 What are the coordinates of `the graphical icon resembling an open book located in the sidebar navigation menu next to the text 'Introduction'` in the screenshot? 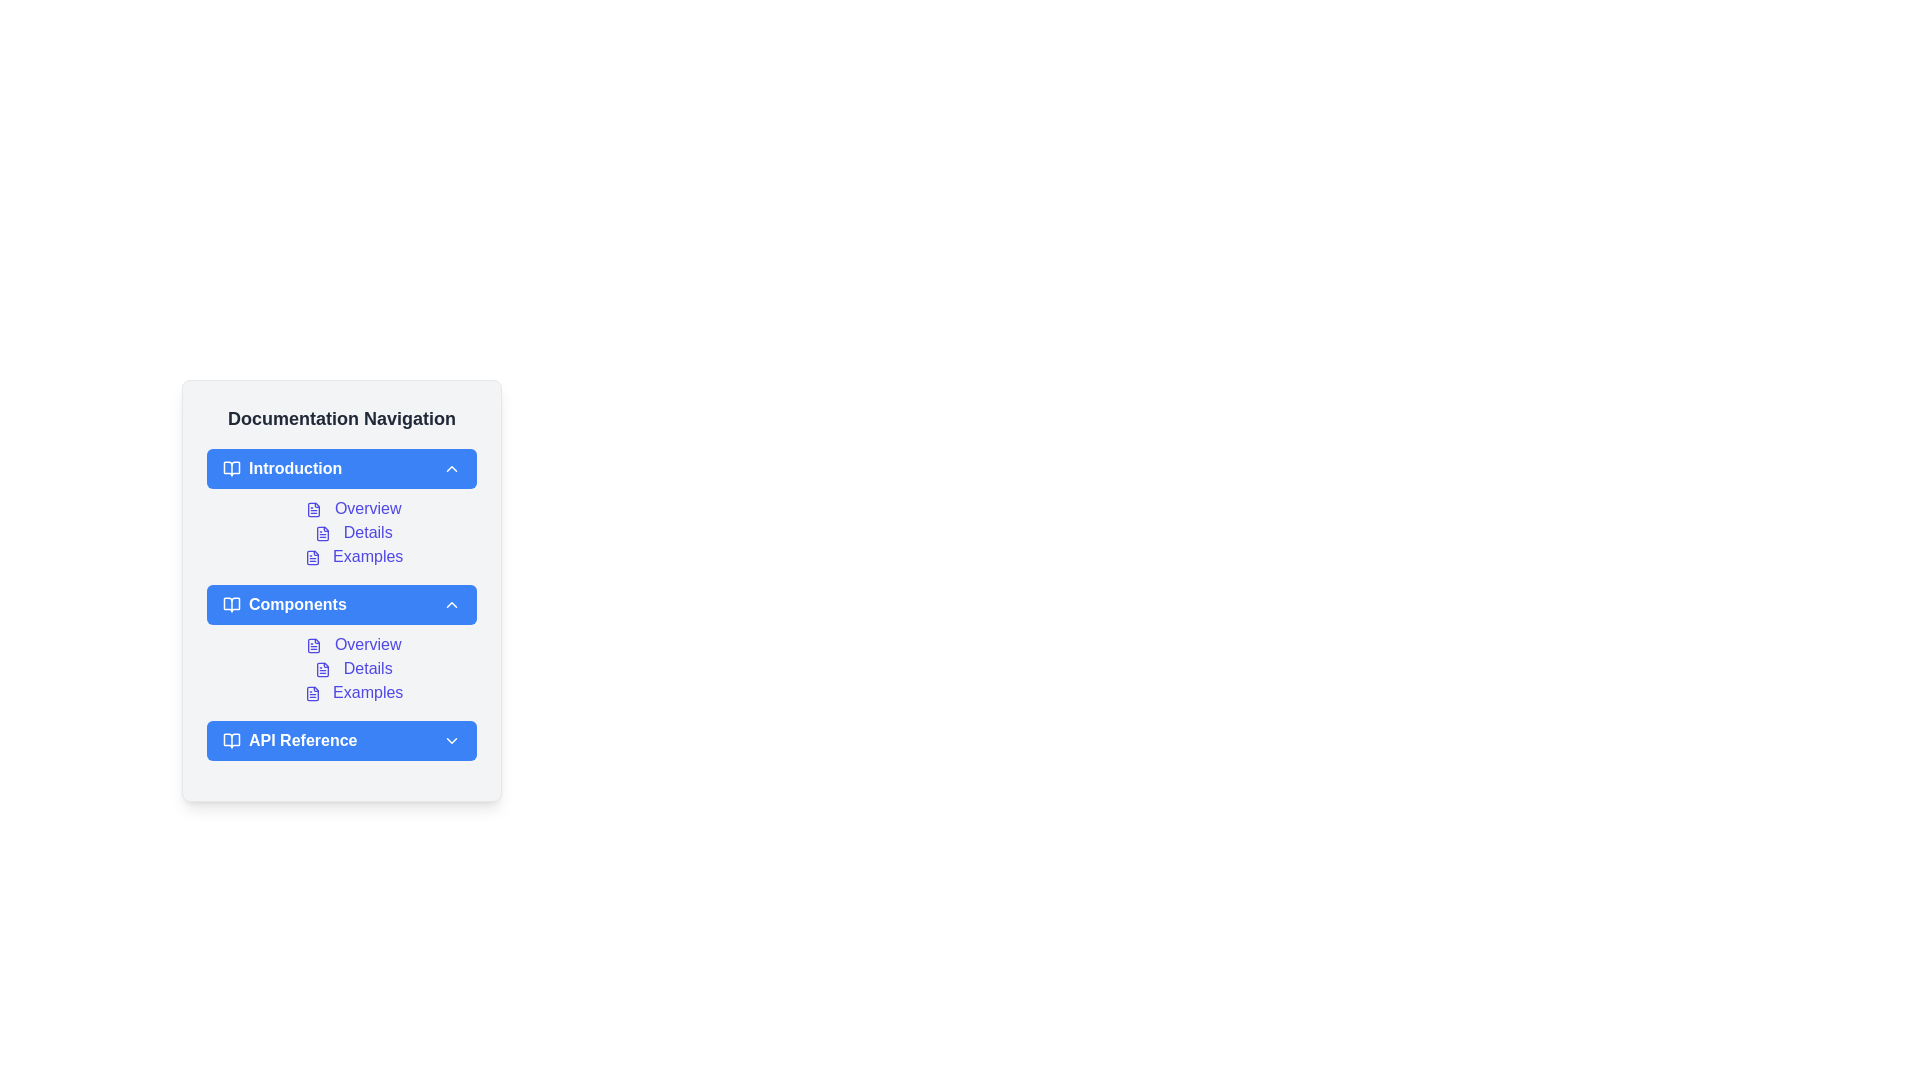 It's located at (231, 469).